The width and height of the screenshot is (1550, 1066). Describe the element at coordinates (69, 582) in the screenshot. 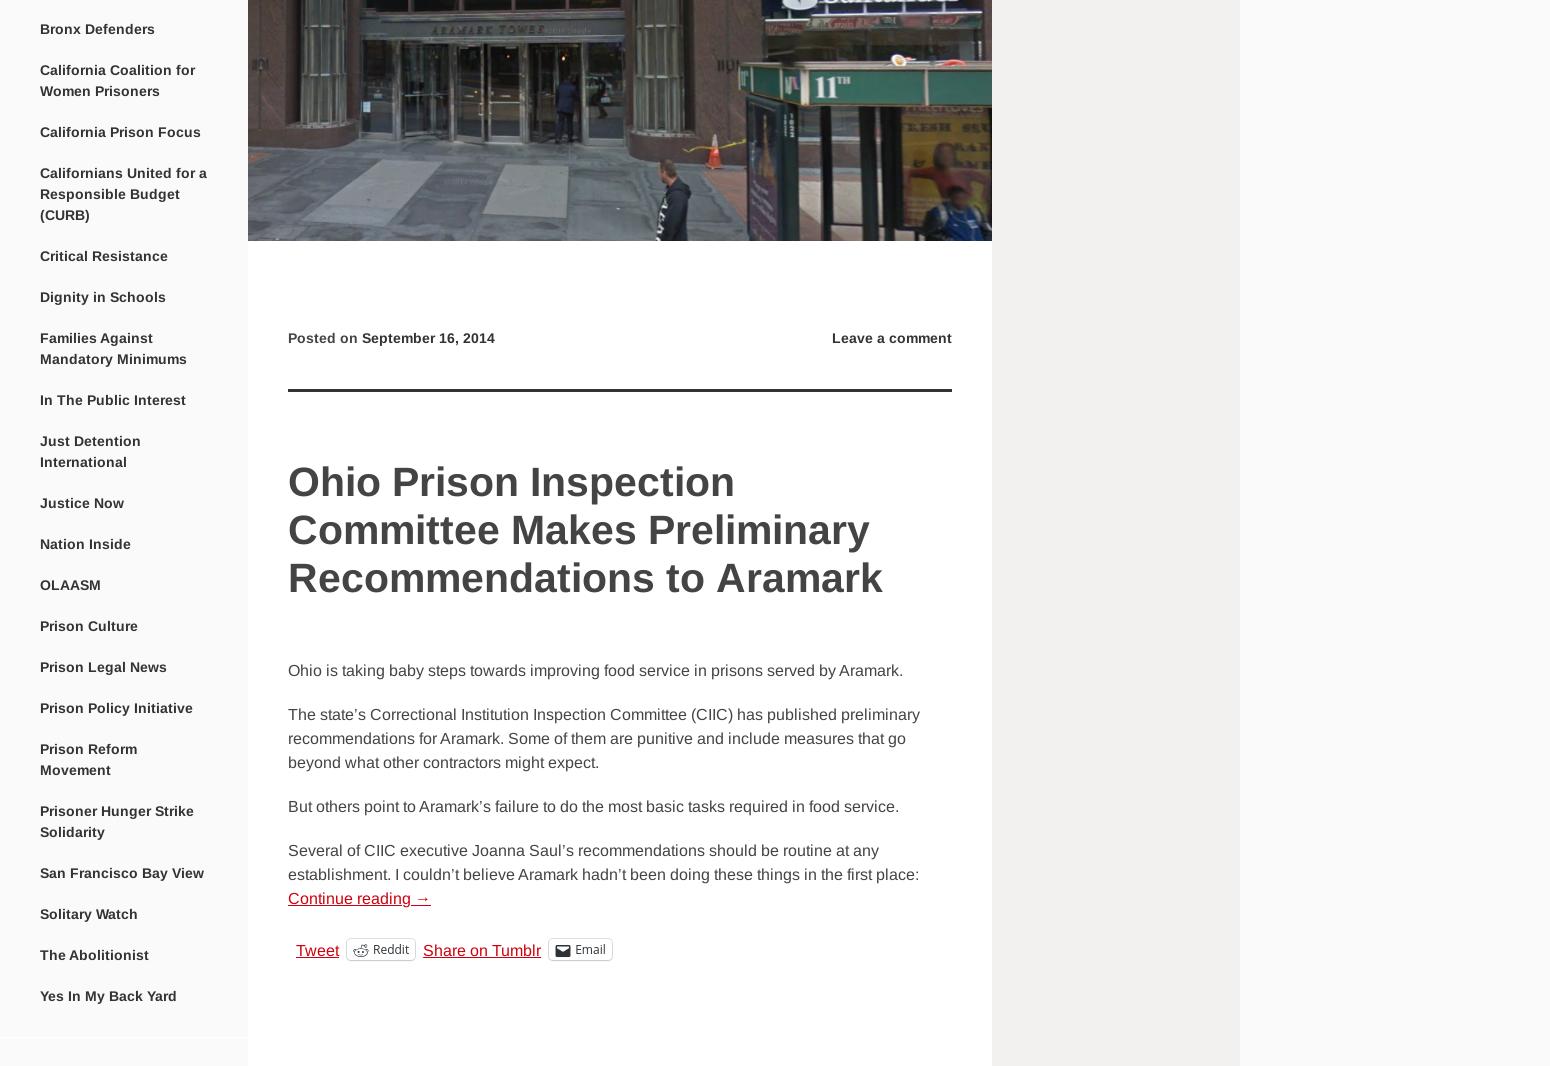

I see `'OLAASM'` at that location.